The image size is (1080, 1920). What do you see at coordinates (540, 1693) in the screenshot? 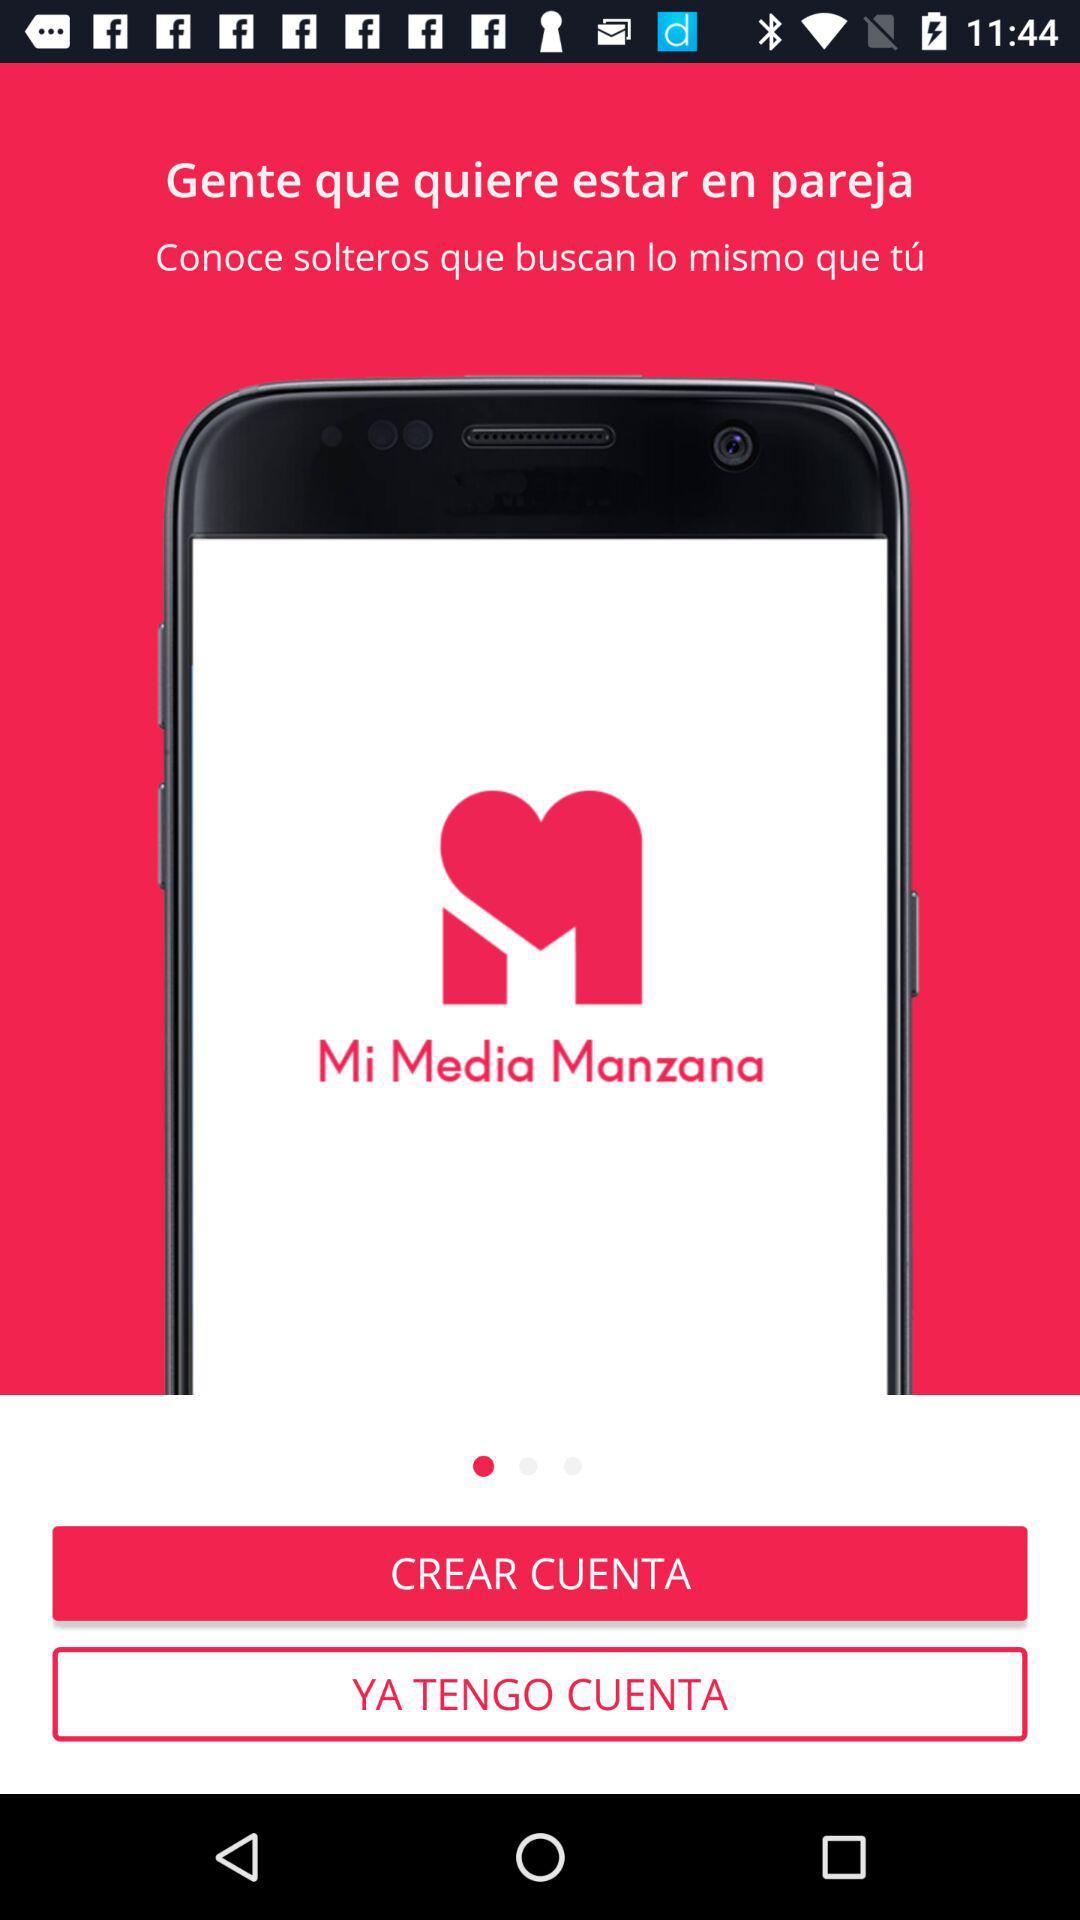
I see `icon below the crear cuenta item` at bounding box center [540, 1693].